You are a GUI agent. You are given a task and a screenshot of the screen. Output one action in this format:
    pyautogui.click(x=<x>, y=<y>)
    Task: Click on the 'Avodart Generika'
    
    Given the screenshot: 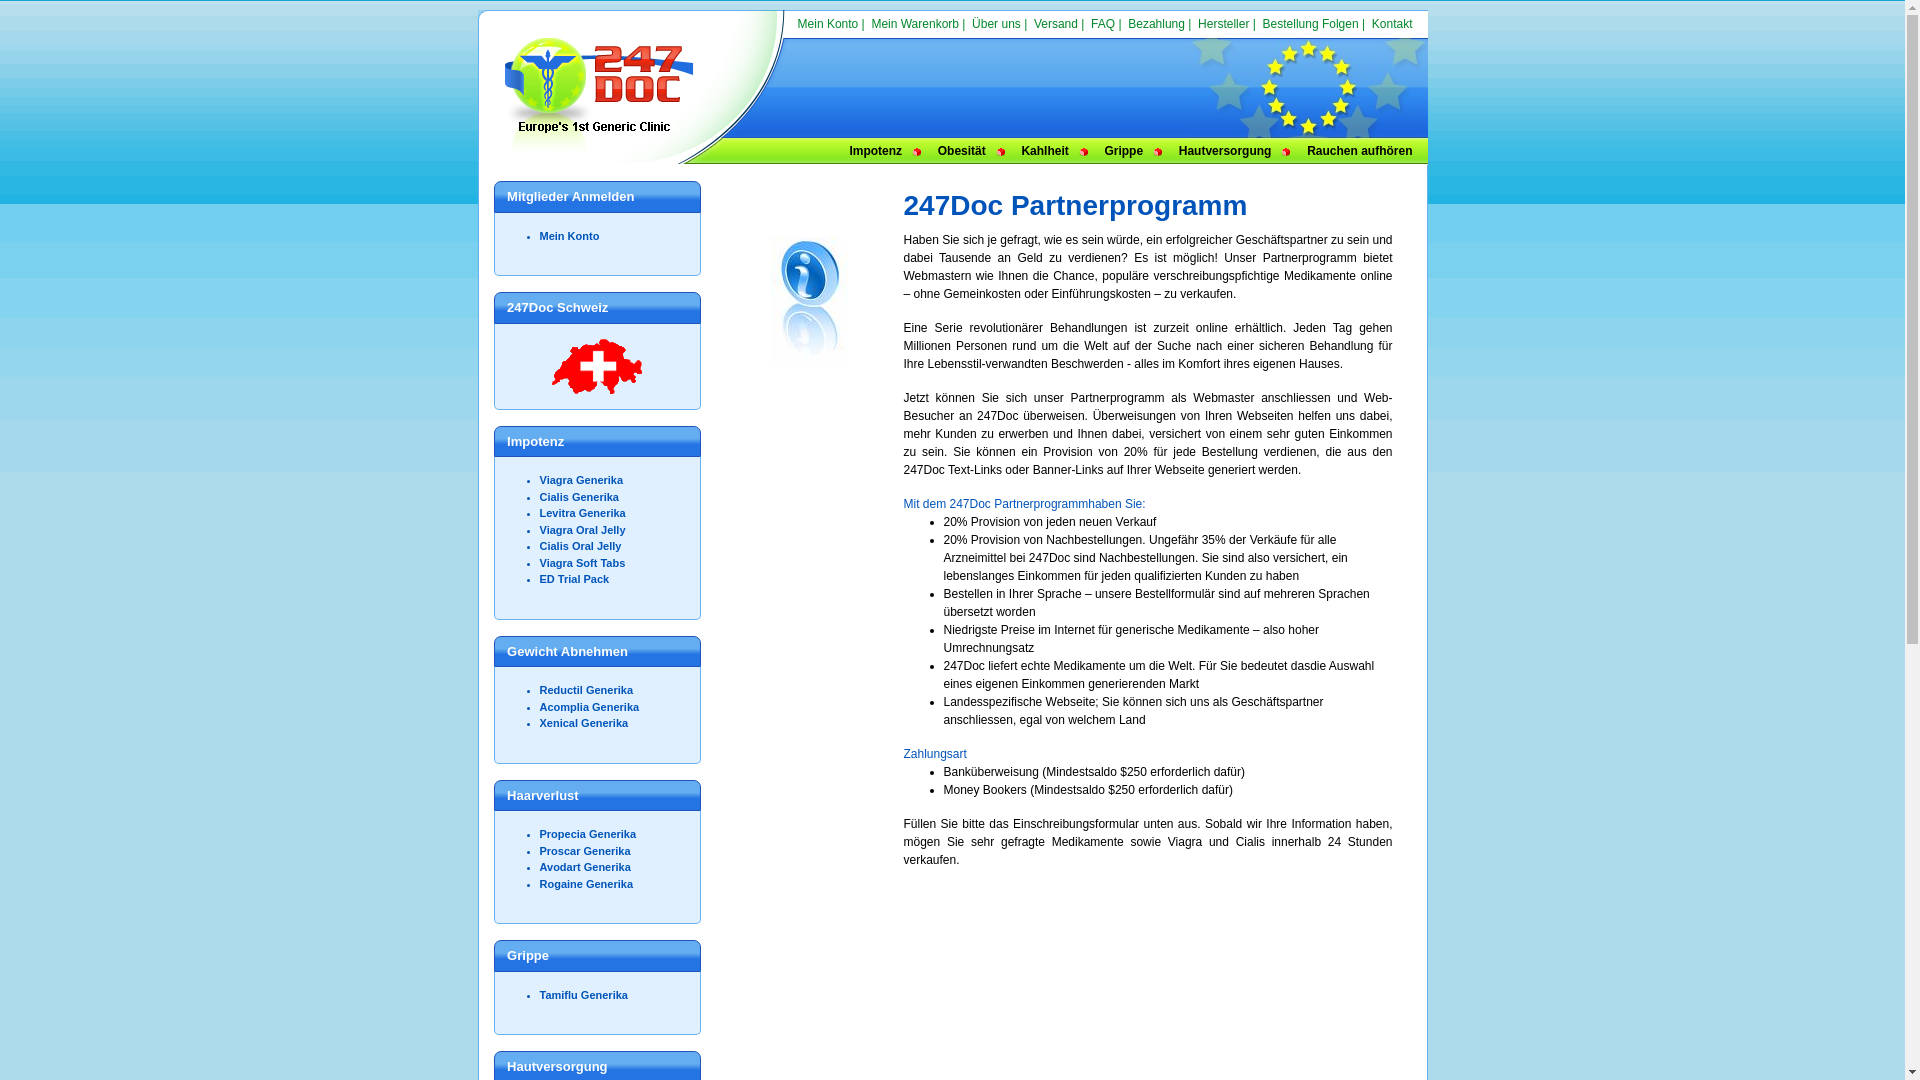 What is the action you would take?
    pyautogui.click(x=584, y=866)
    